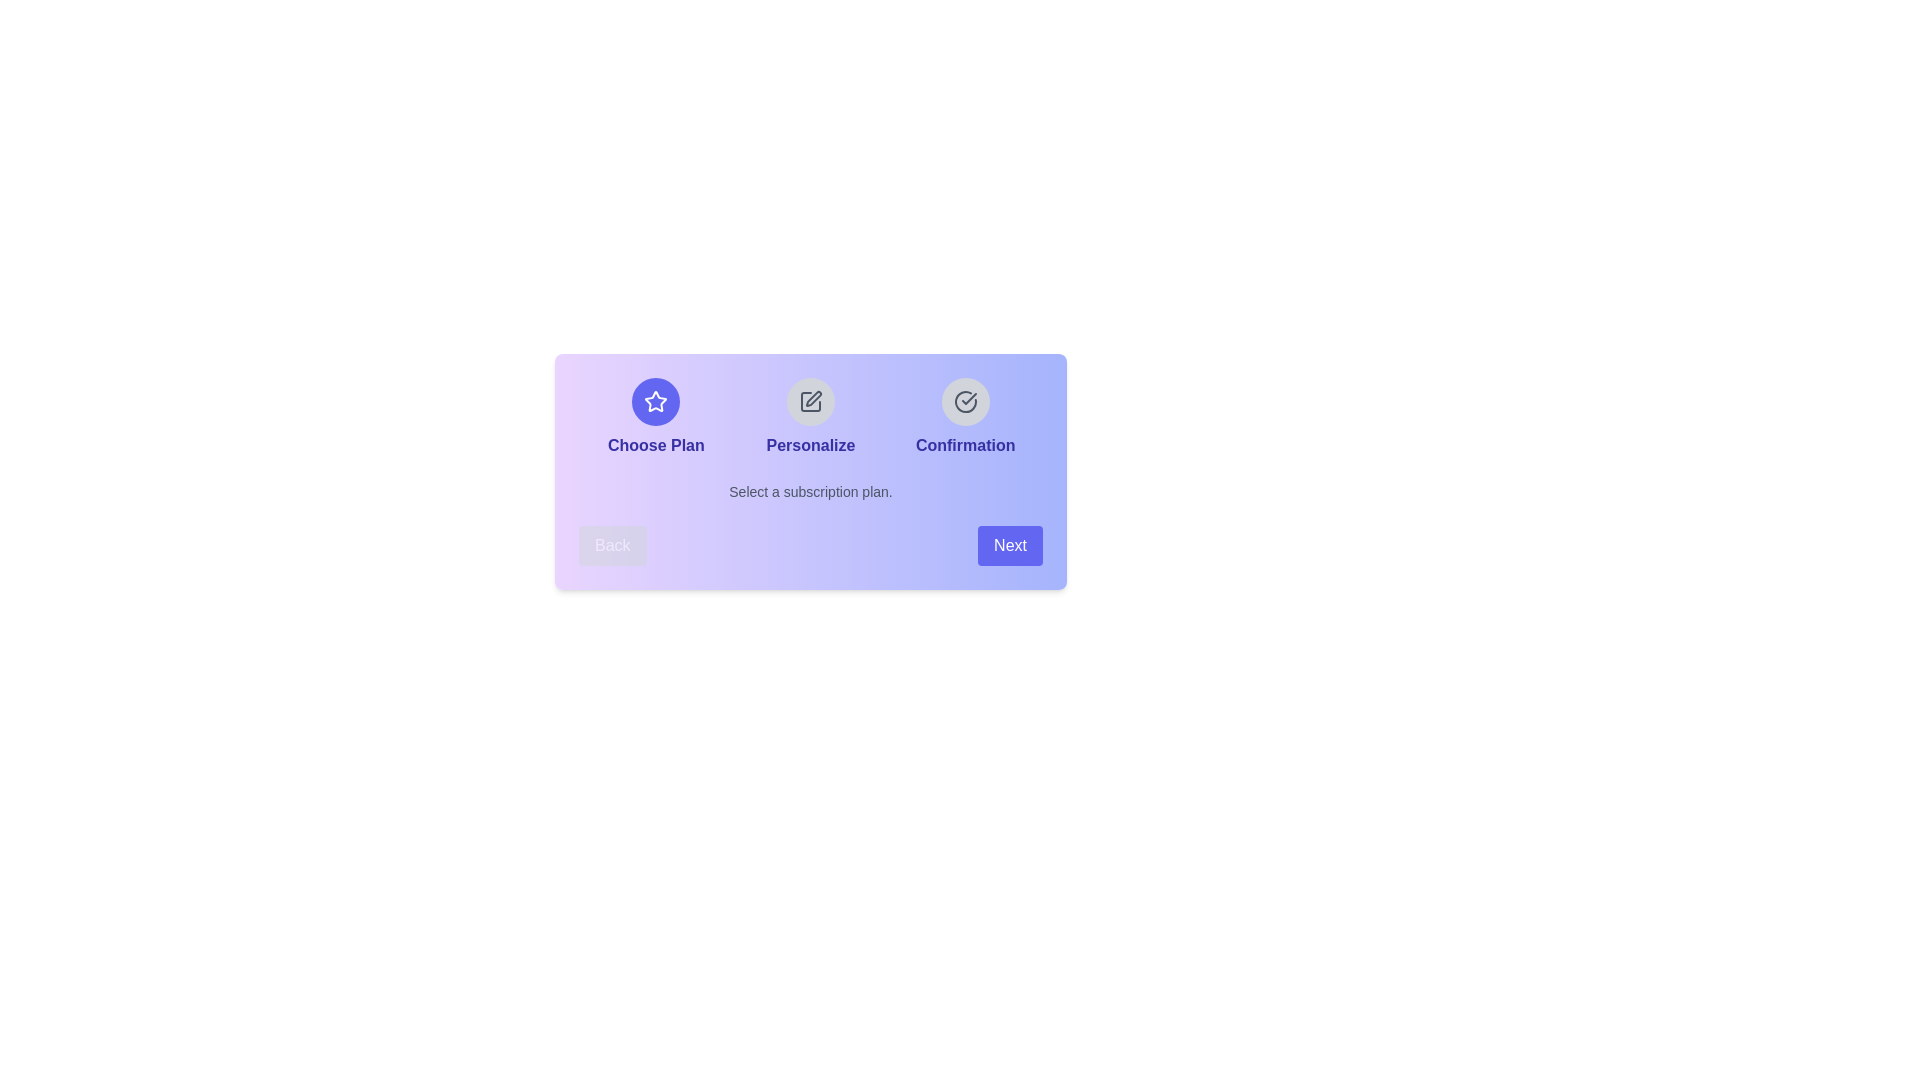 This screenshot has height=1080, width=1920. I want to click on the 'Next' button to proceed to the next step, so click(1009, 546).